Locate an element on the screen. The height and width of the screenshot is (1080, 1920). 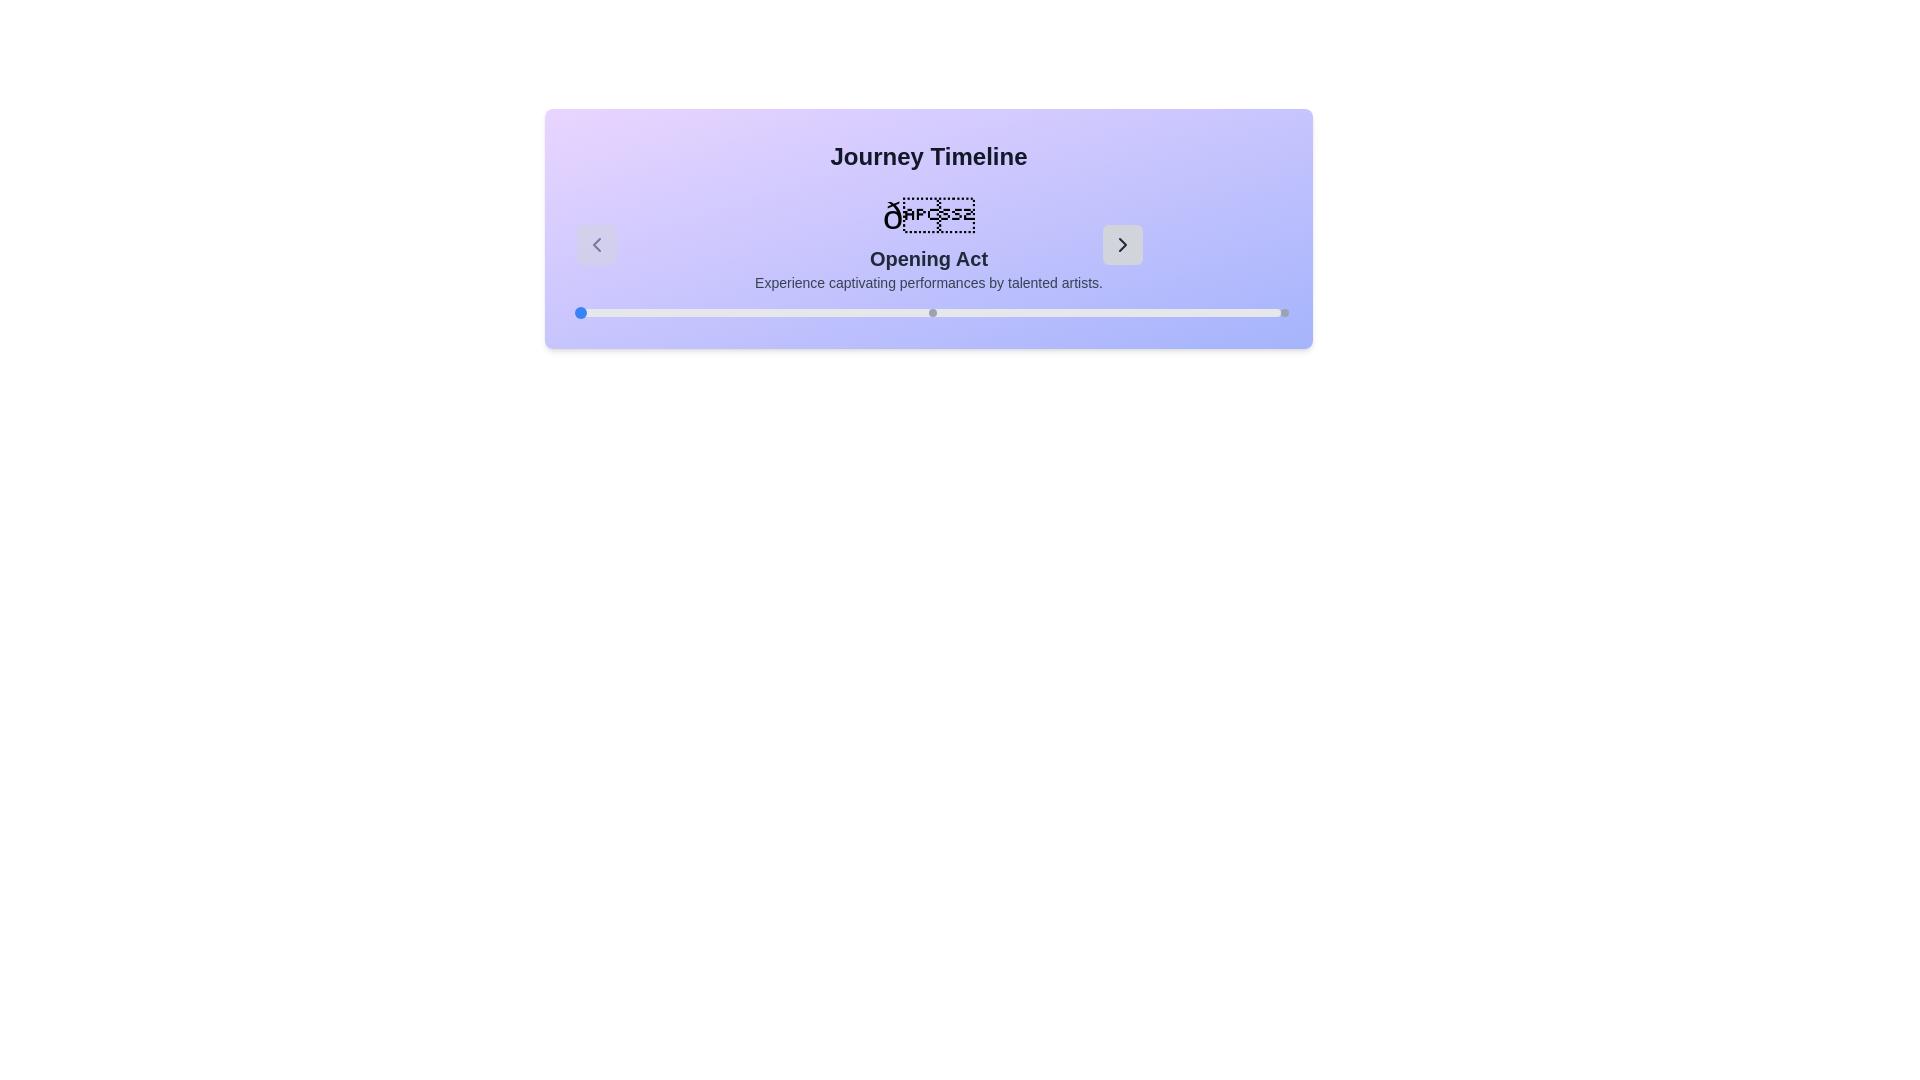
the text label that reads 'Experience captivating performances by talented artists.', which is styled with a smaller font size and gray color, located centrally beneath the heading 'Opening Act' is located at coordinates (928, 282).